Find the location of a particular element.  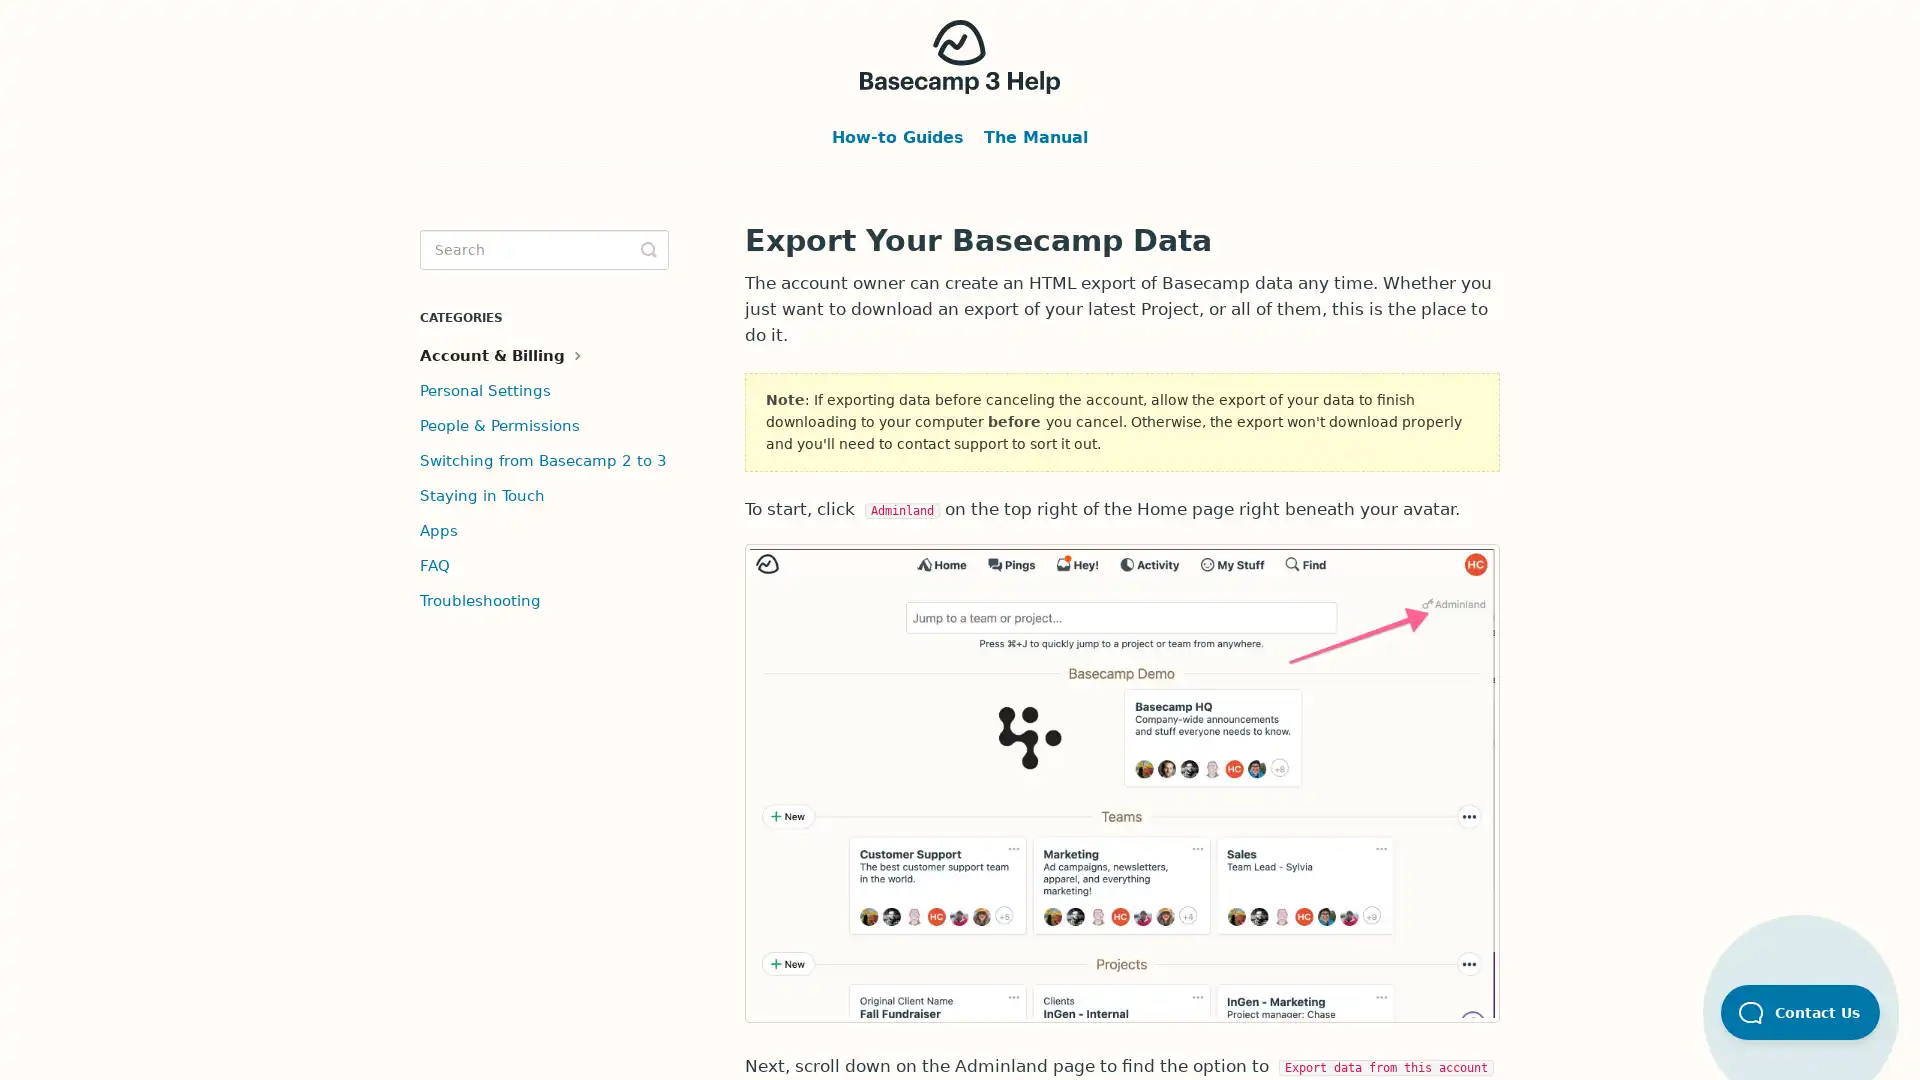

Toggle Search is located at coordinates (648, 249).